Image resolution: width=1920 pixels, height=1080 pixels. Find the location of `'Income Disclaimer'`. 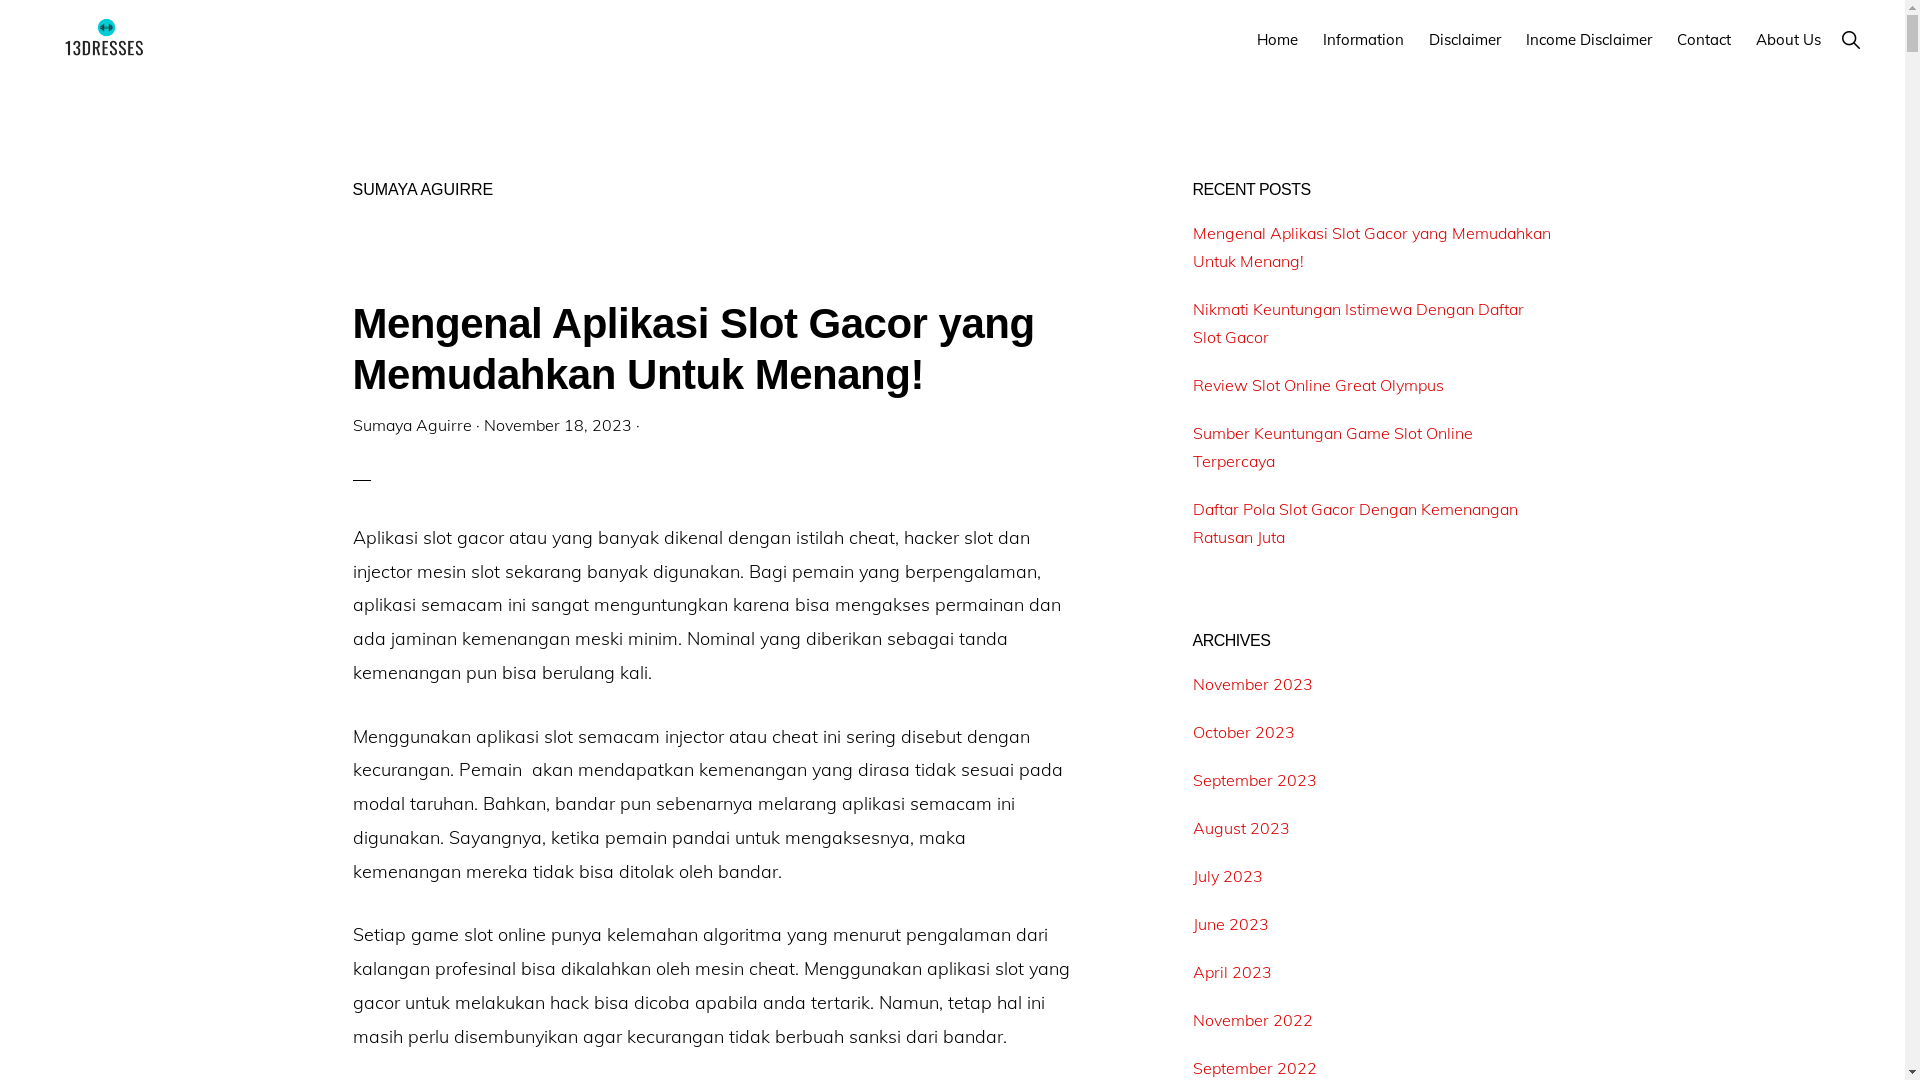

'Income Disclaimer' is located at coordinates (1587, 39).